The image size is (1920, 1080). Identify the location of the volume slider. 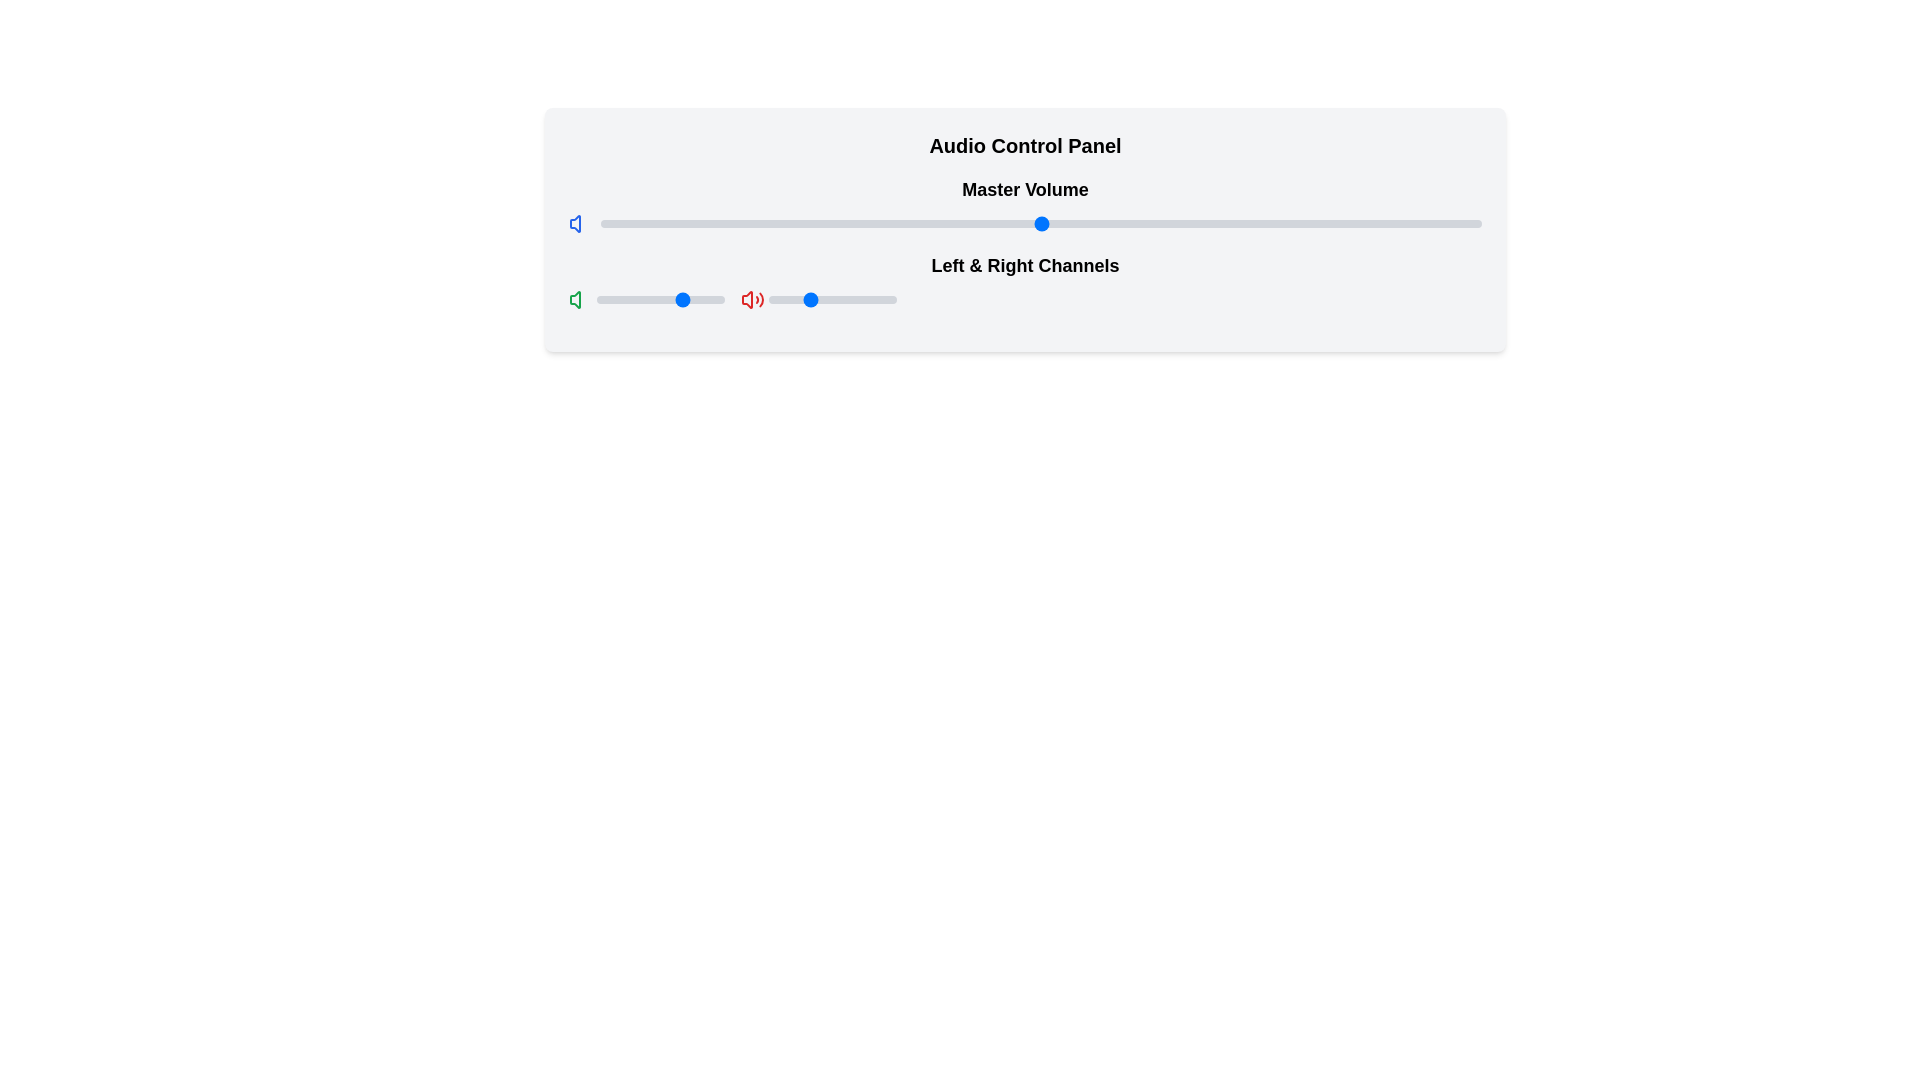
(732, 219).